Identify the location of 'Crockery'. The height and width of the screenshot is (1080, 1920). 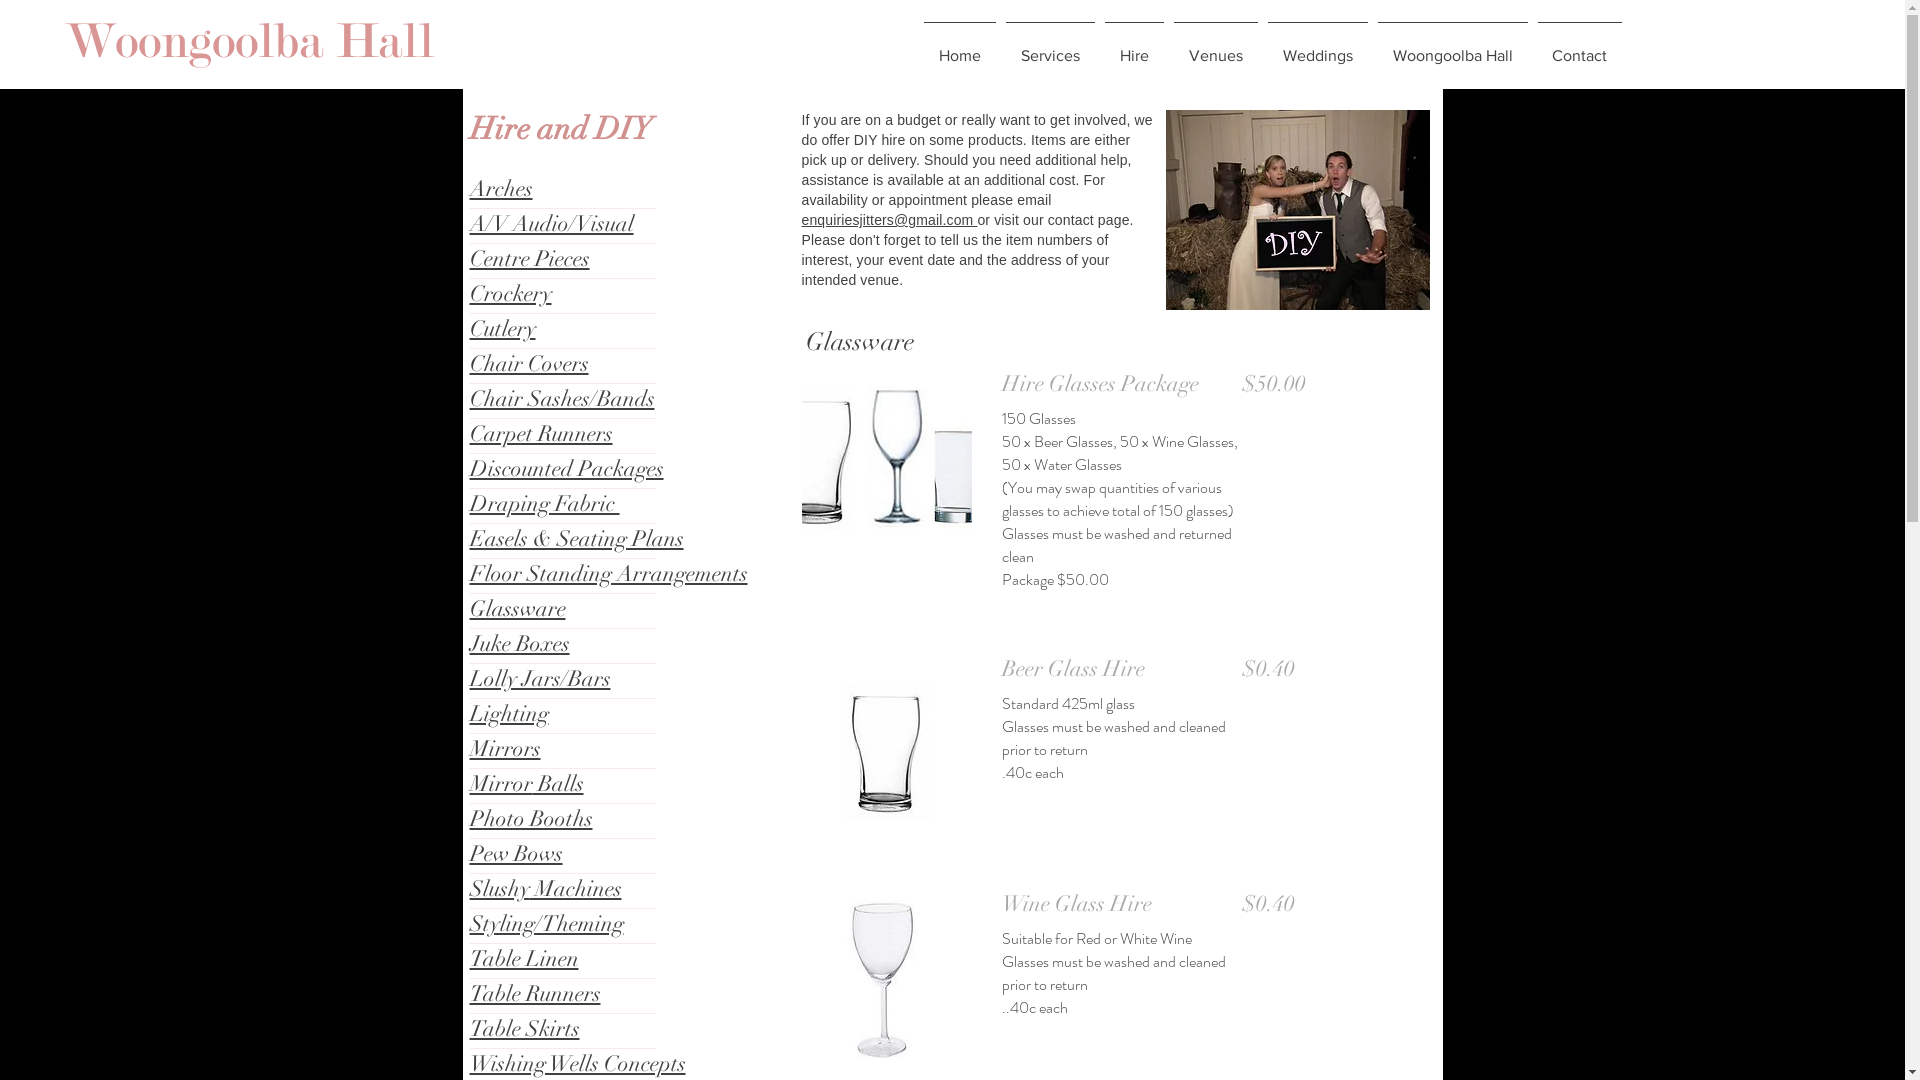
(510, 293).